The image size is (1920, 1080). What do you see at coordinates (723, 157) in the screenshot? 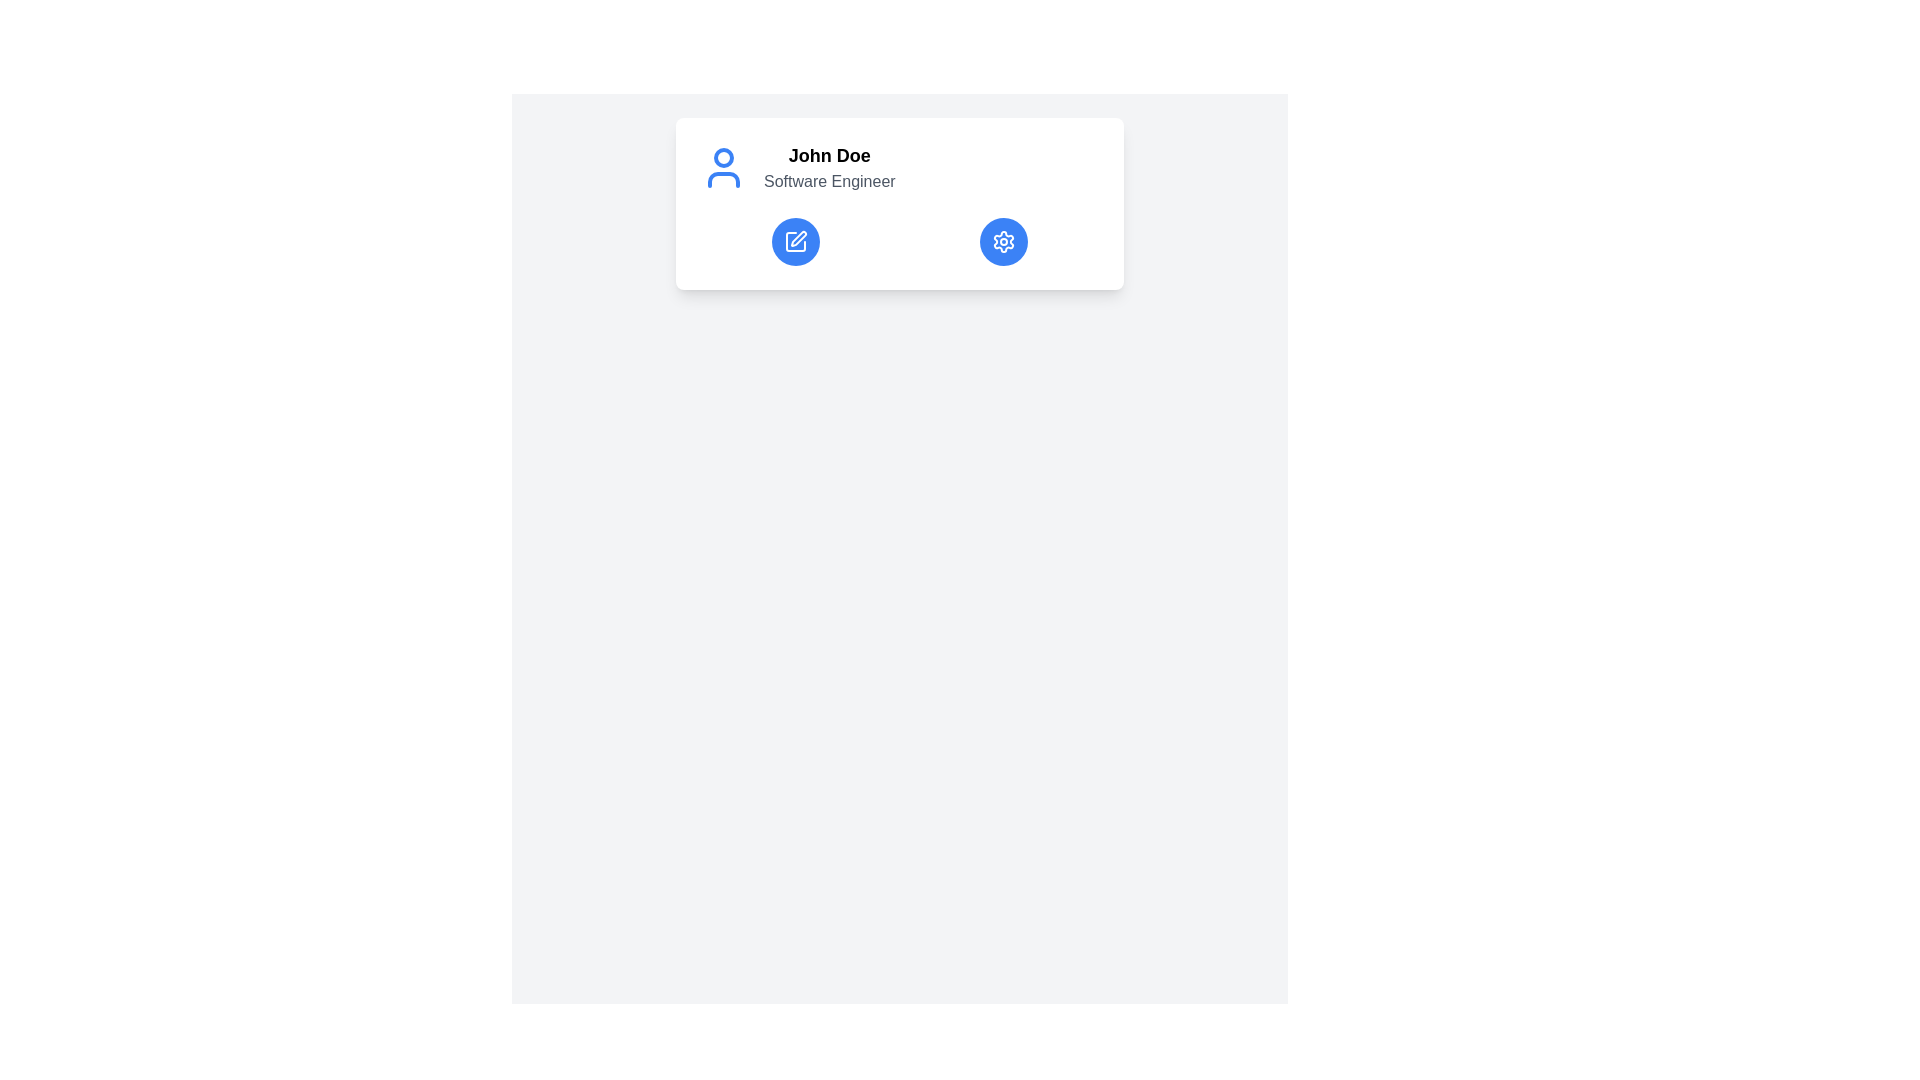
I see `the SVG Circle that represents the head part of a user icon, located in the upper part of the card to the left of the user name and designation` at bounding box center [723, 157].